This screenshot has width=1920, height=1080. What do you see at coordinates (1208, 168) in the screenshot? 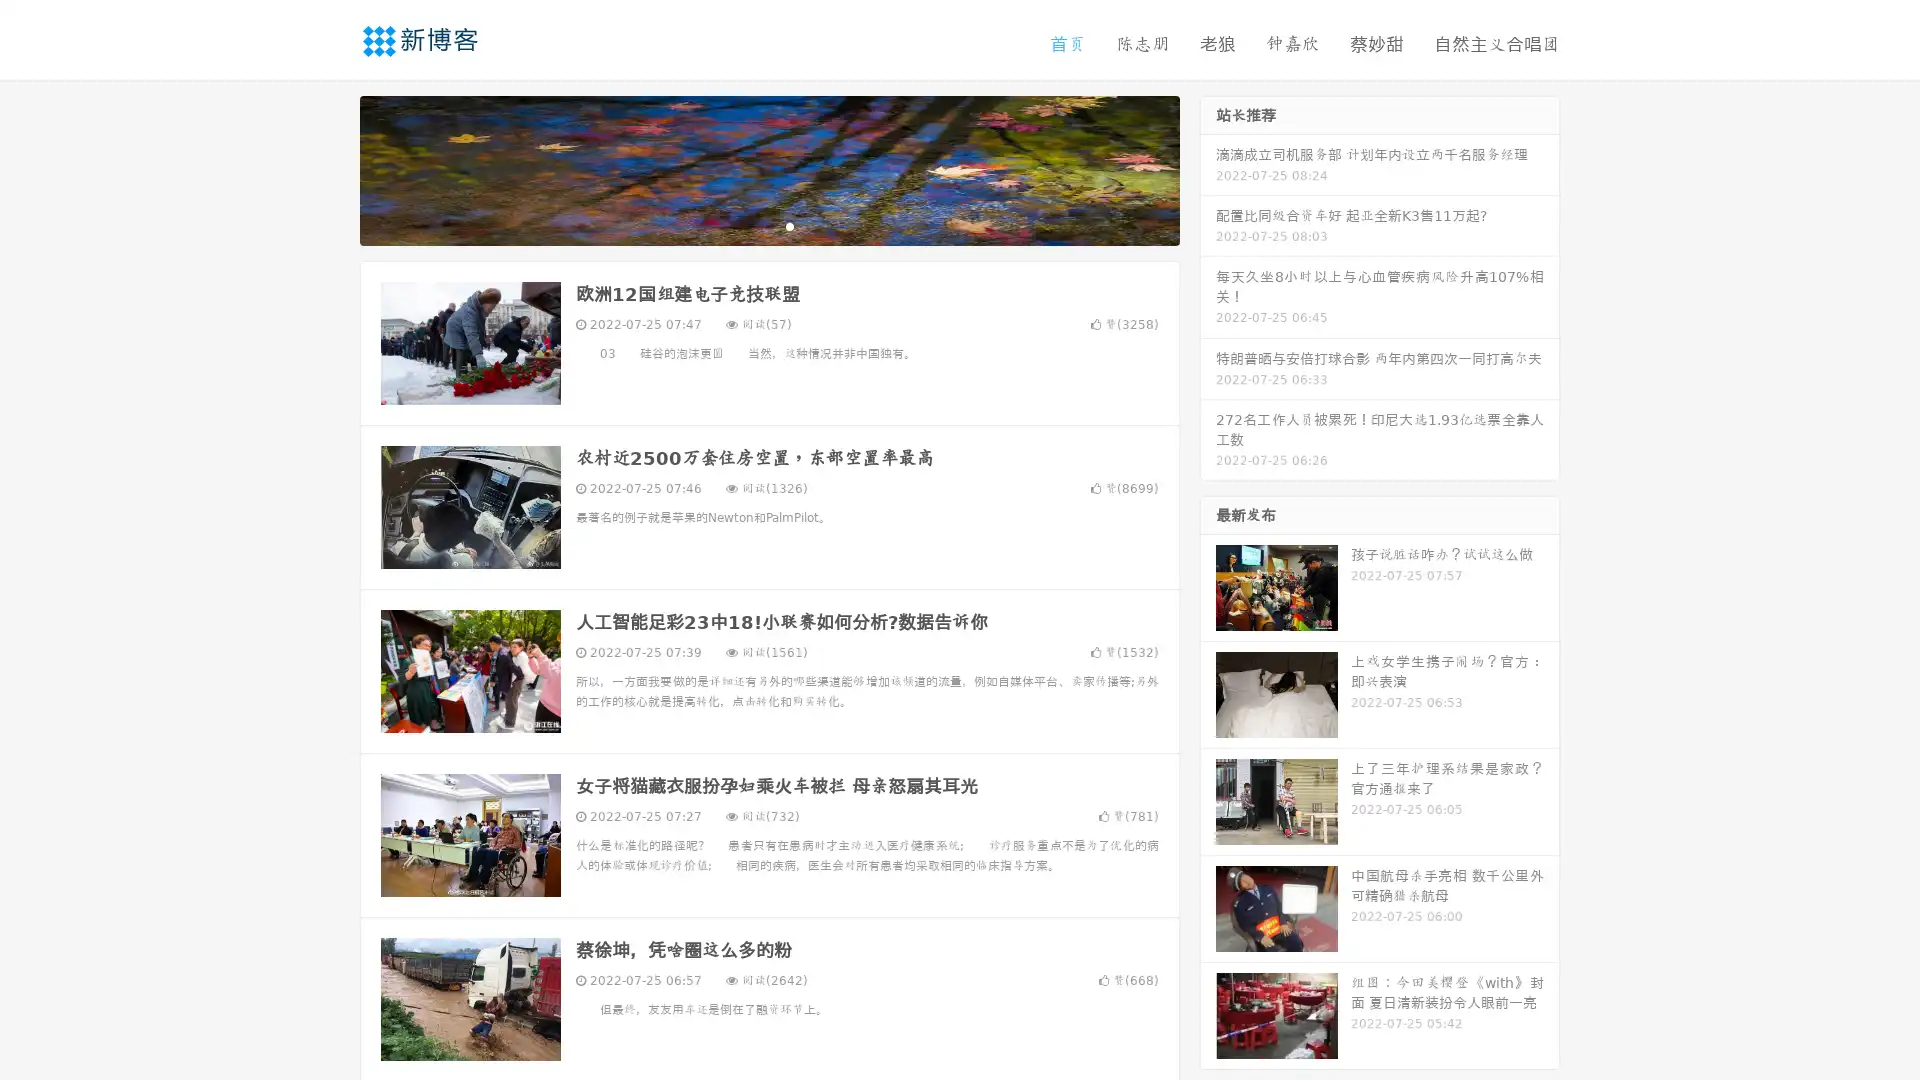
I see `Next slide` at bounding box center [1208, 168].